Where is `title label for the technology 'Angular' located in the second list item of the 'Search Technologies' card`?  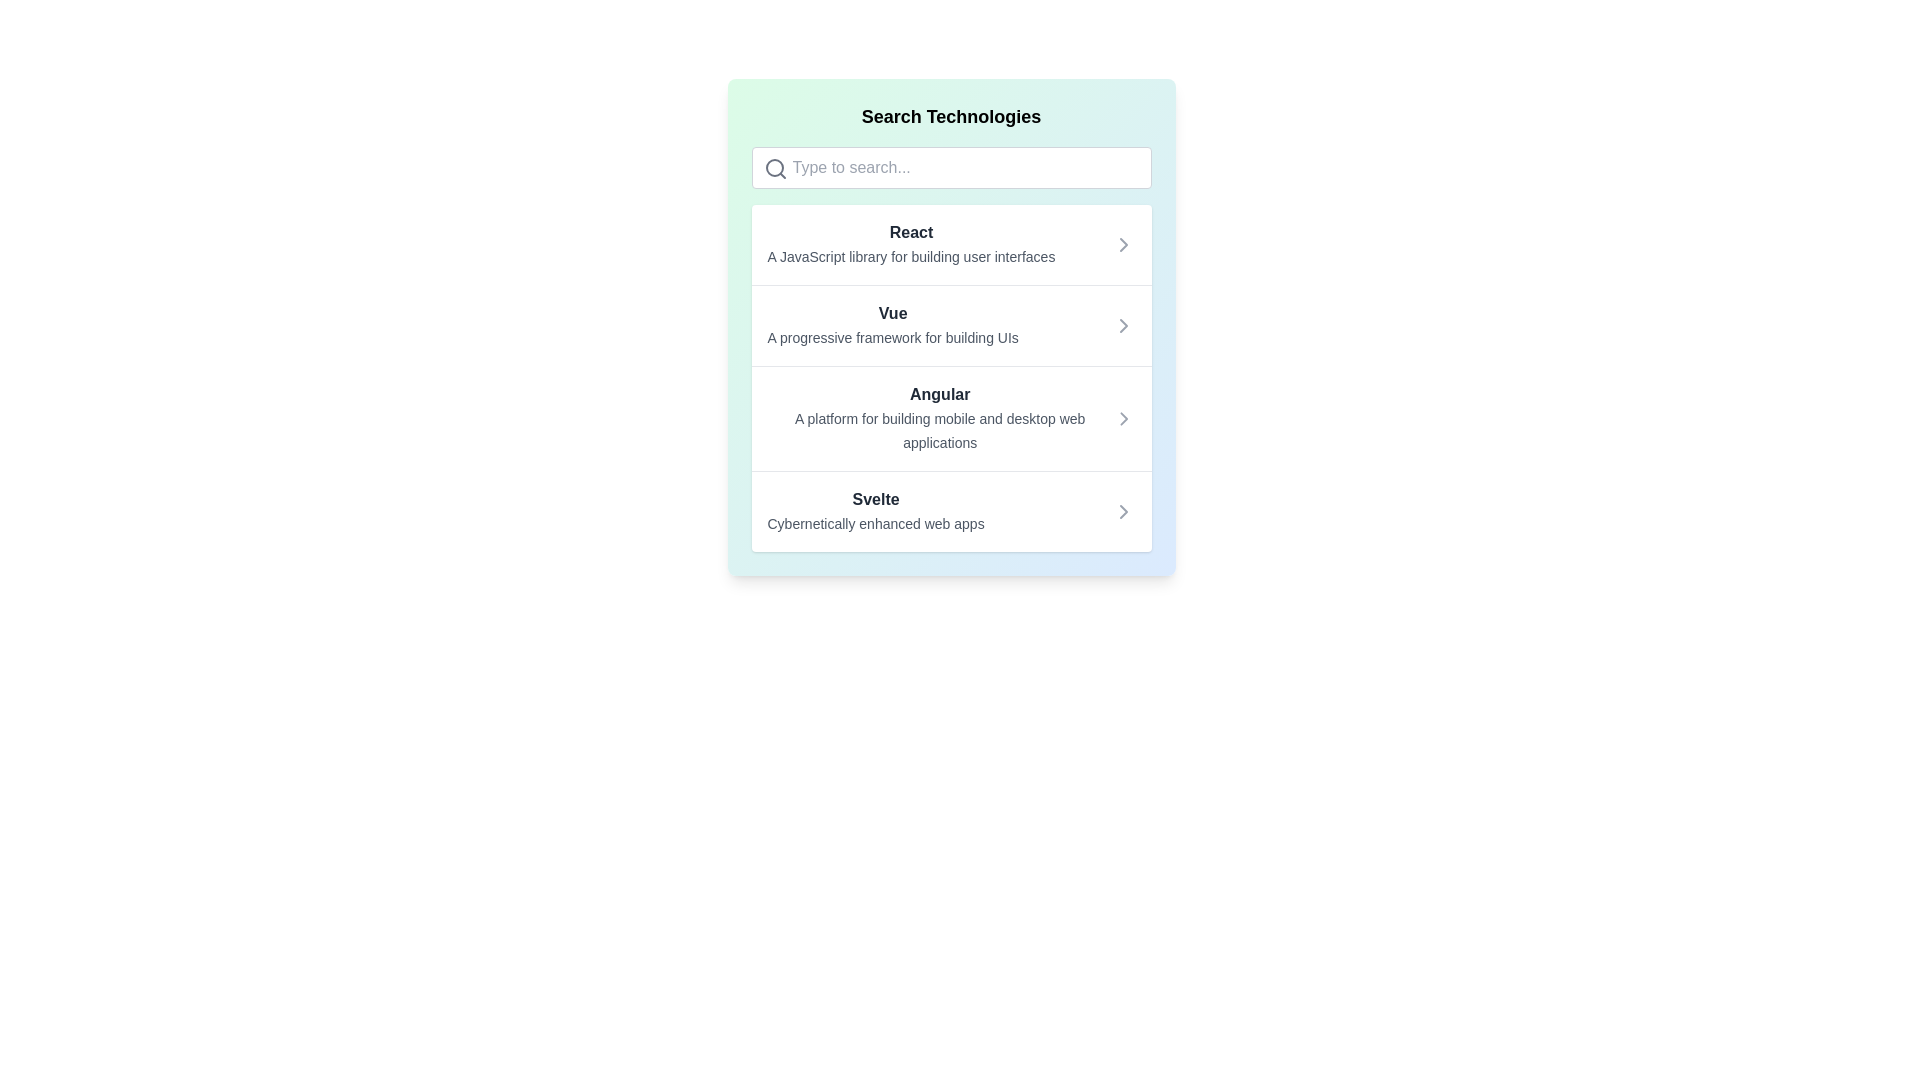 title label for the technology 'Angular' located in the second list item of the 'Search Technologies' card is located at coordinates (939, 394).